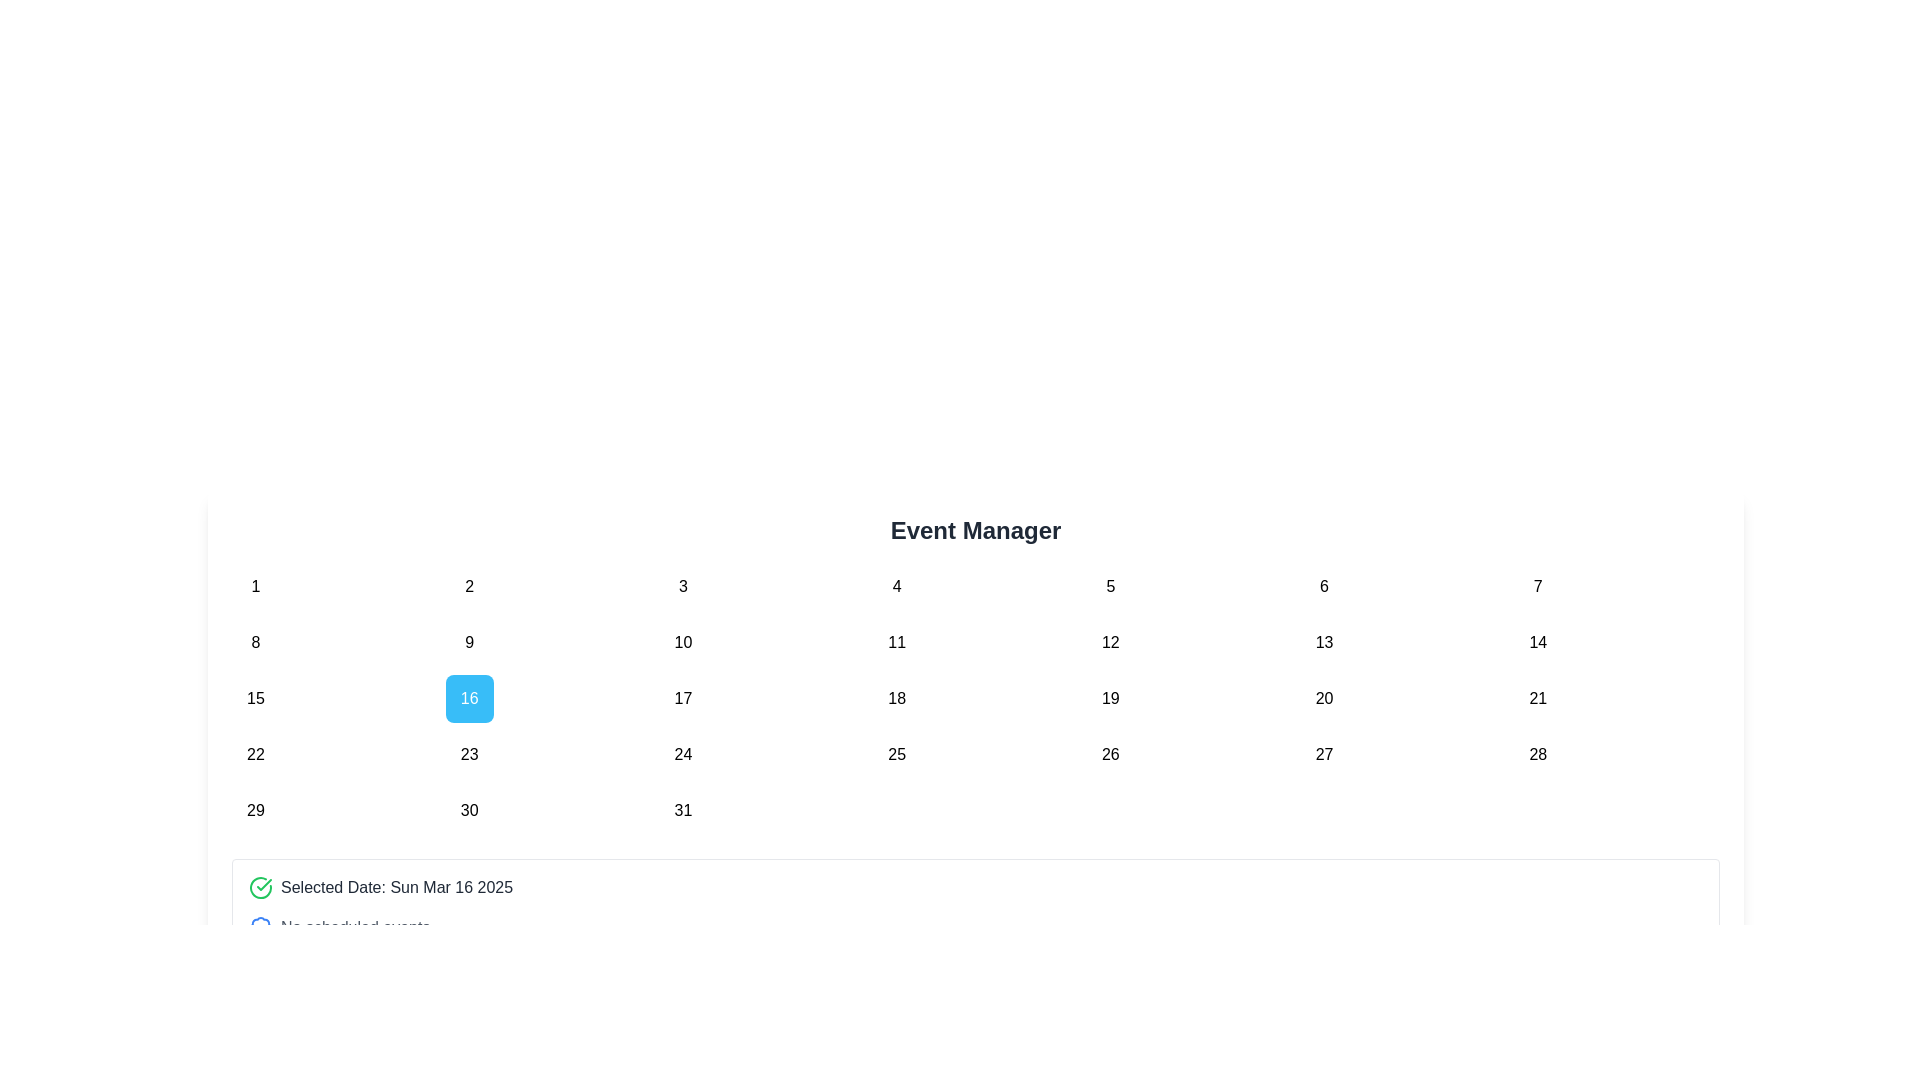 The image size is (1920, 1080). I want to click on the selectable date button located in the fifth row and second column of the calendar grid, positioned between the numbers '22' and '24', so click(468, 755).